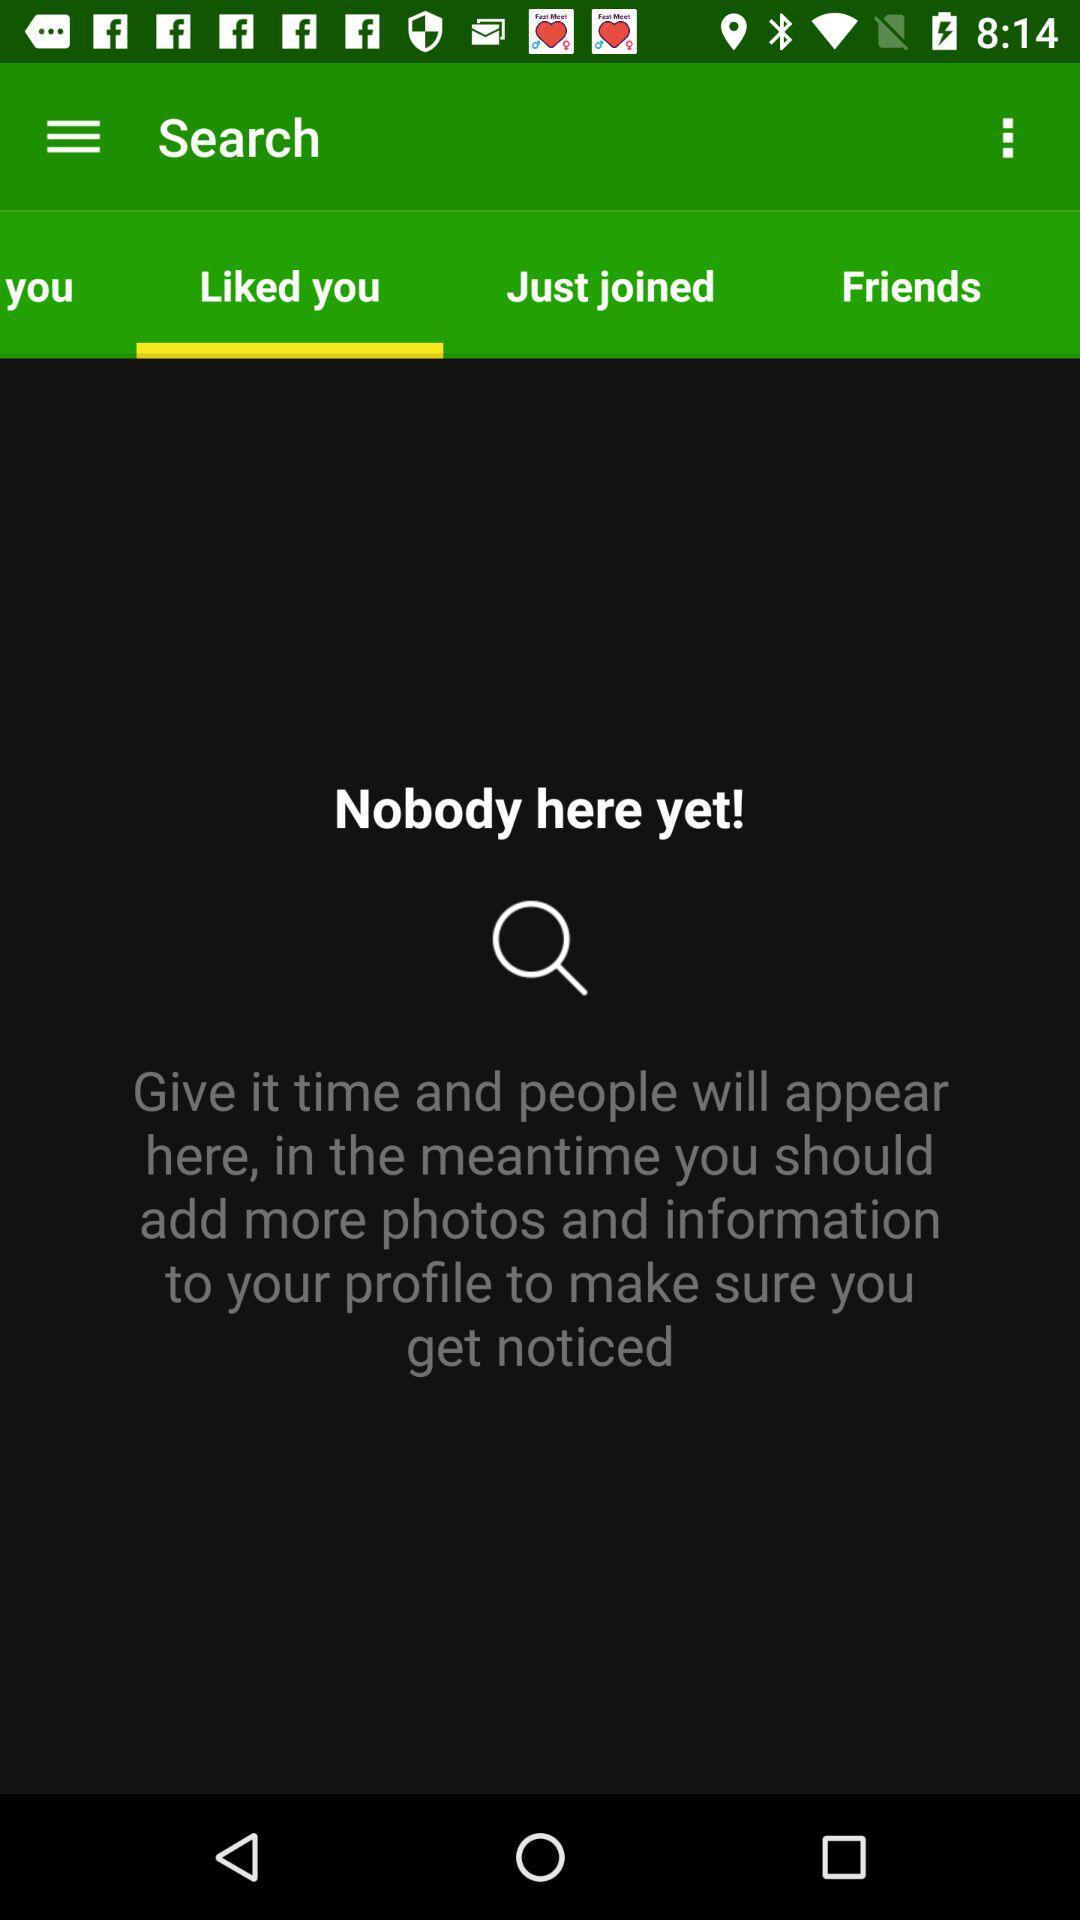 The height and width of the screenshot is (1920, 1080). What do you see at coordinates (911, 283) in the screenshot?
I see `the app to the left of the favorites item` at bounding box center [911, 283].